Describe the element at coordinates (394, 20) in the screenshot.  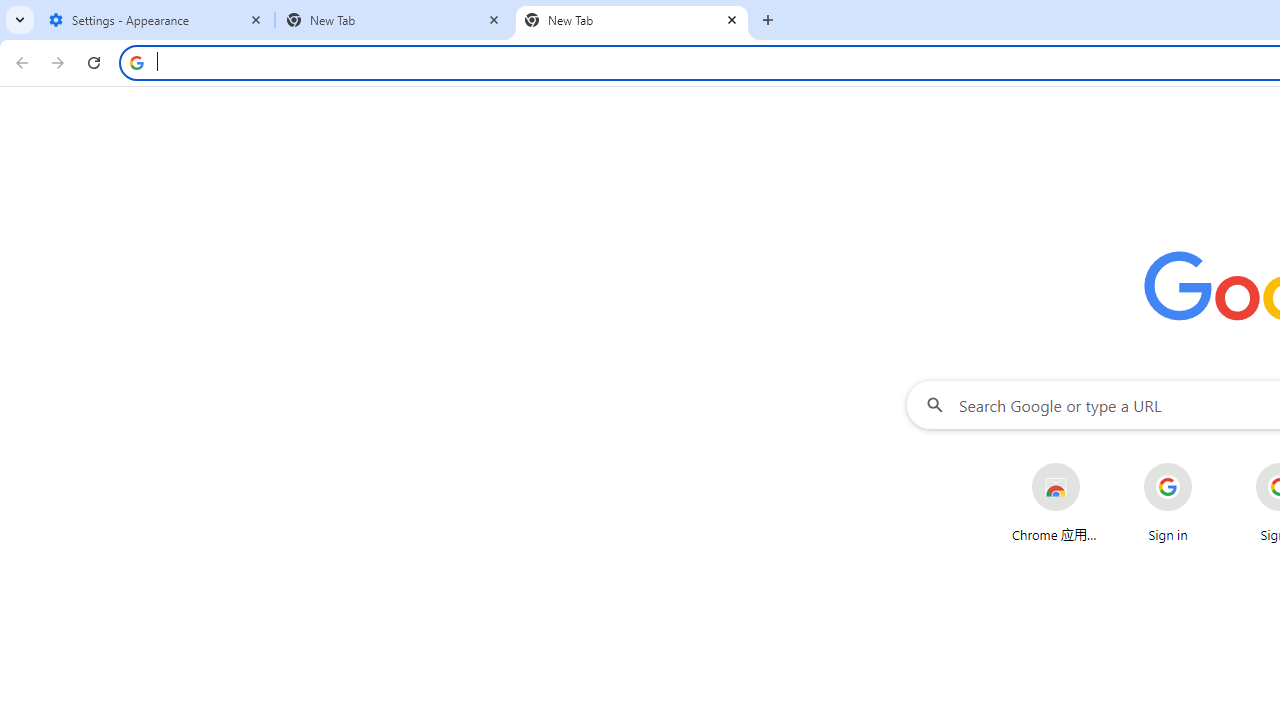
I see `'New Tab'` at that location.